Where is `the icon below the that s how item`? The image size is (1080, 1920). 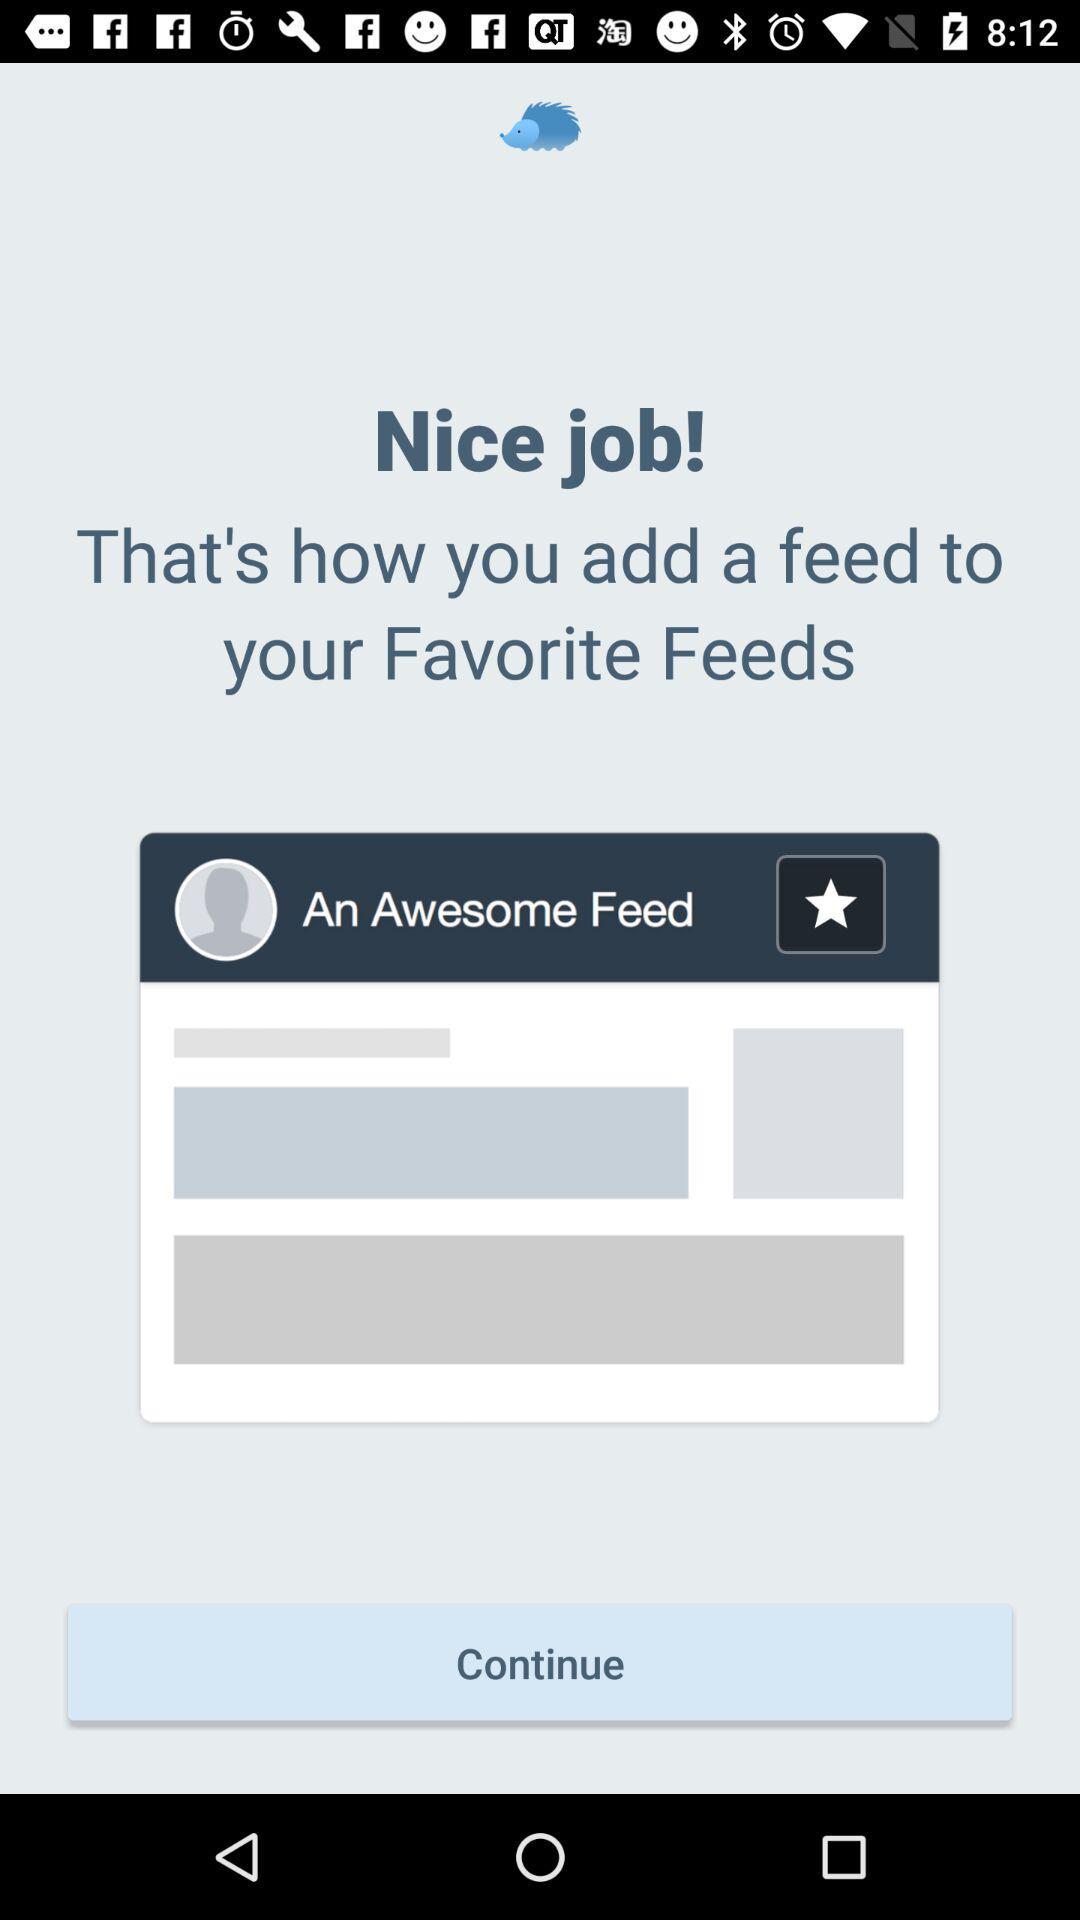 the icon below the that s how item is located at coordinates (830, 903).